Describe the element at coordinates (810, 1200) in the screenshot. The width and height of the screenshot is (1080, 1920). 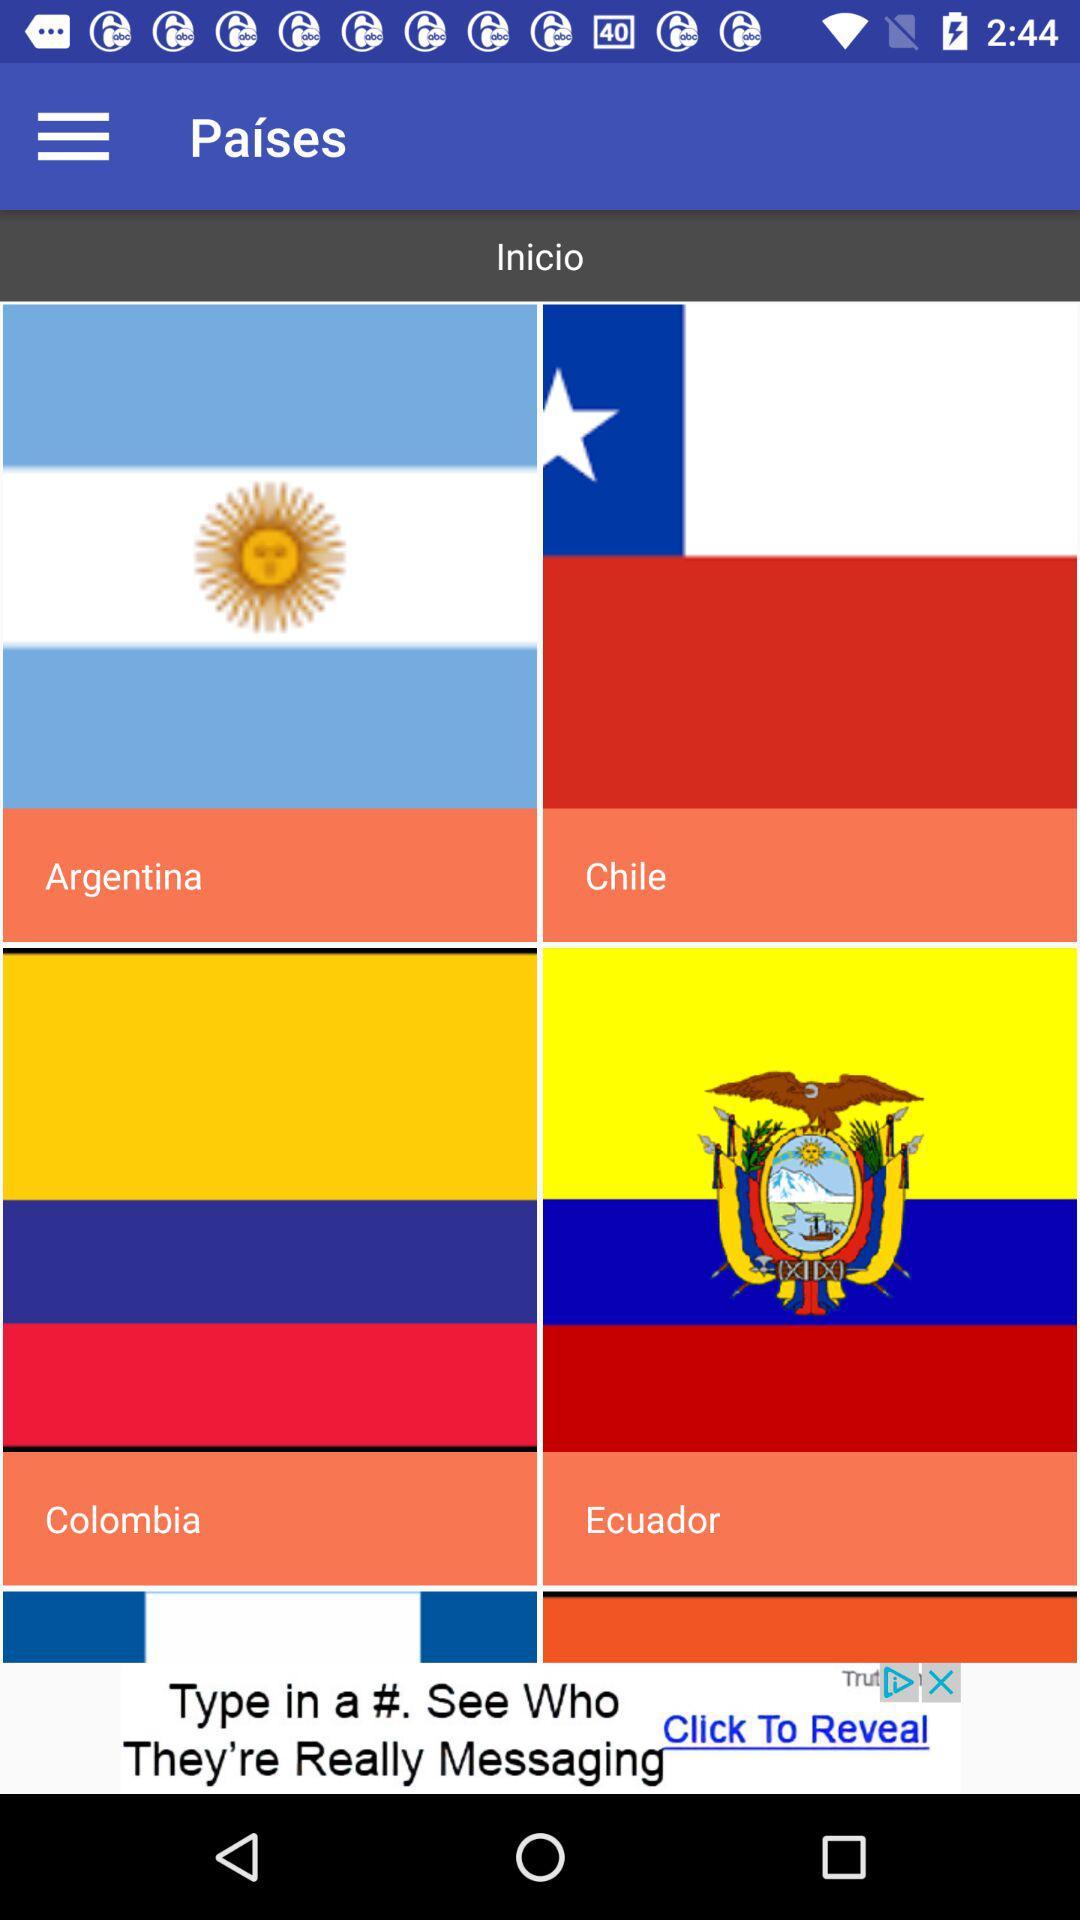
I see `the country` at that location.